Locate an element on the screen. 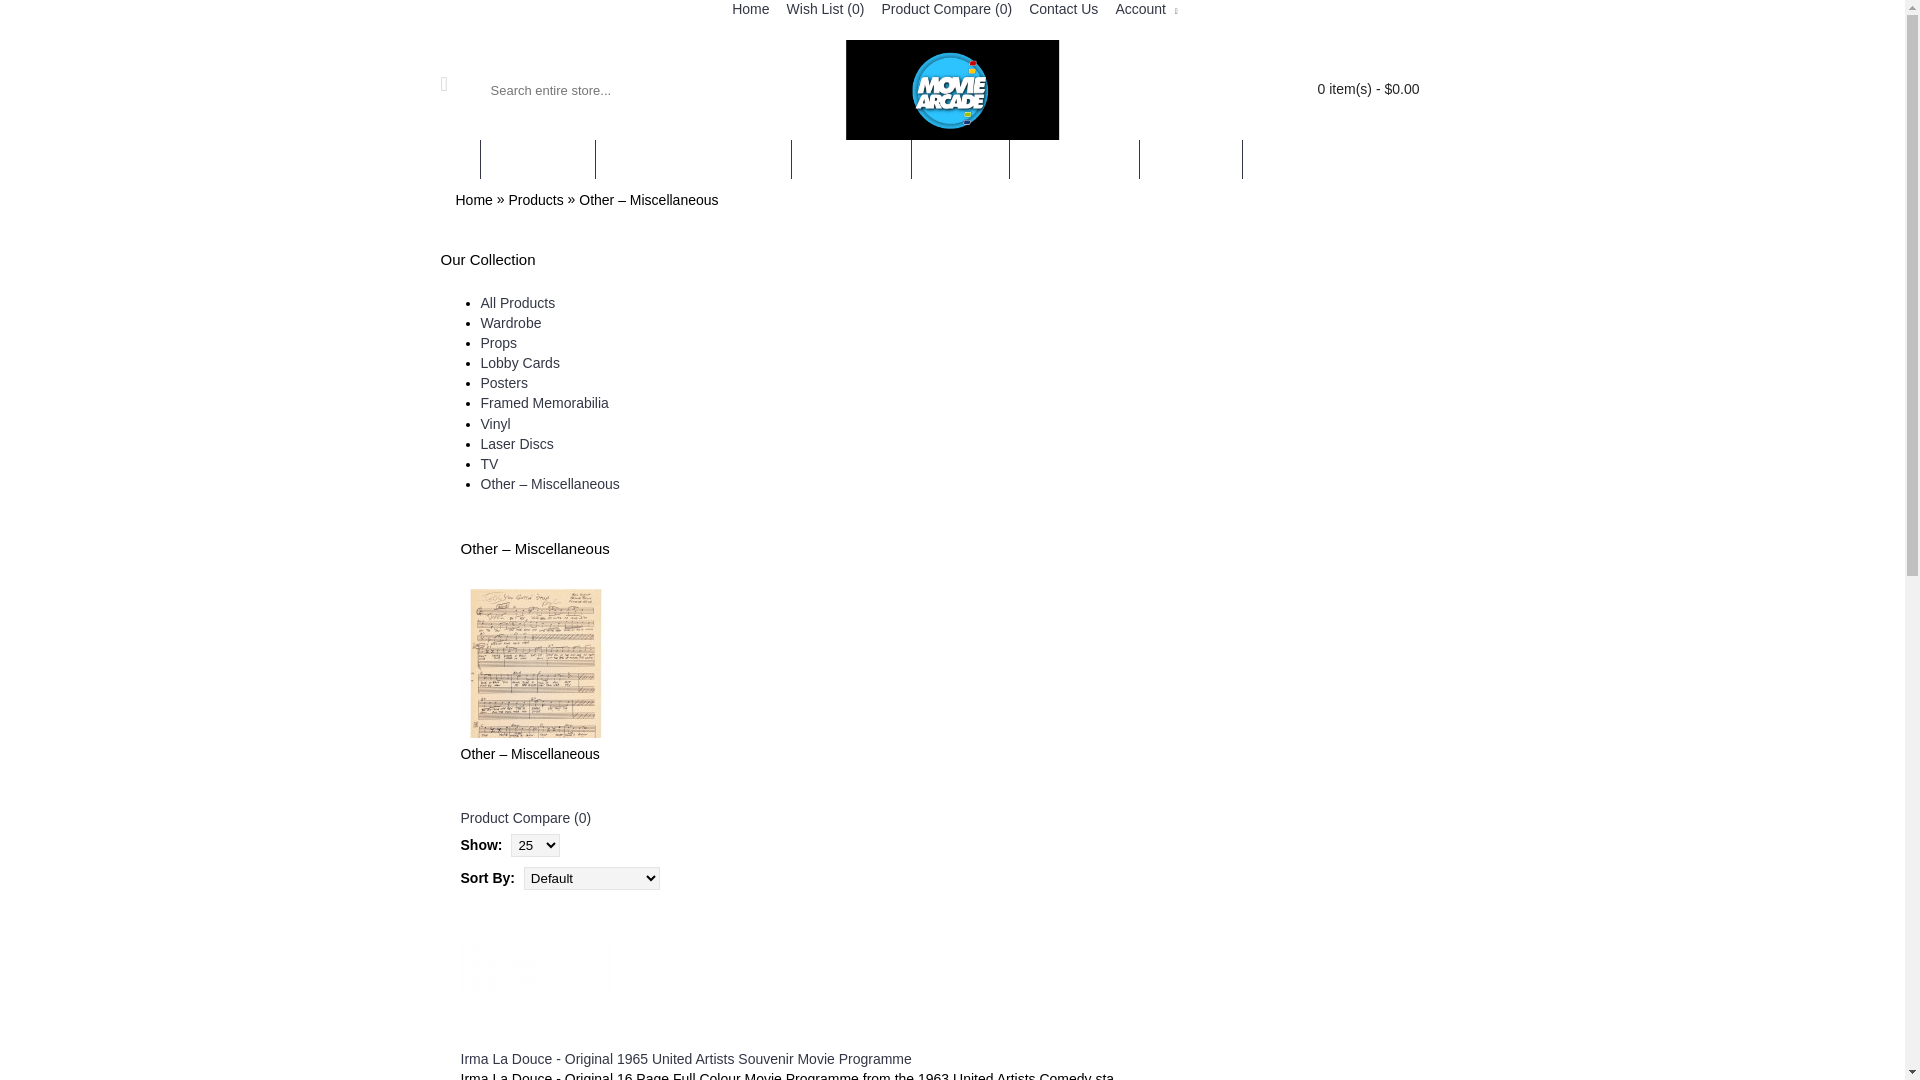  'Posters' is located at coordinates (503, 382).